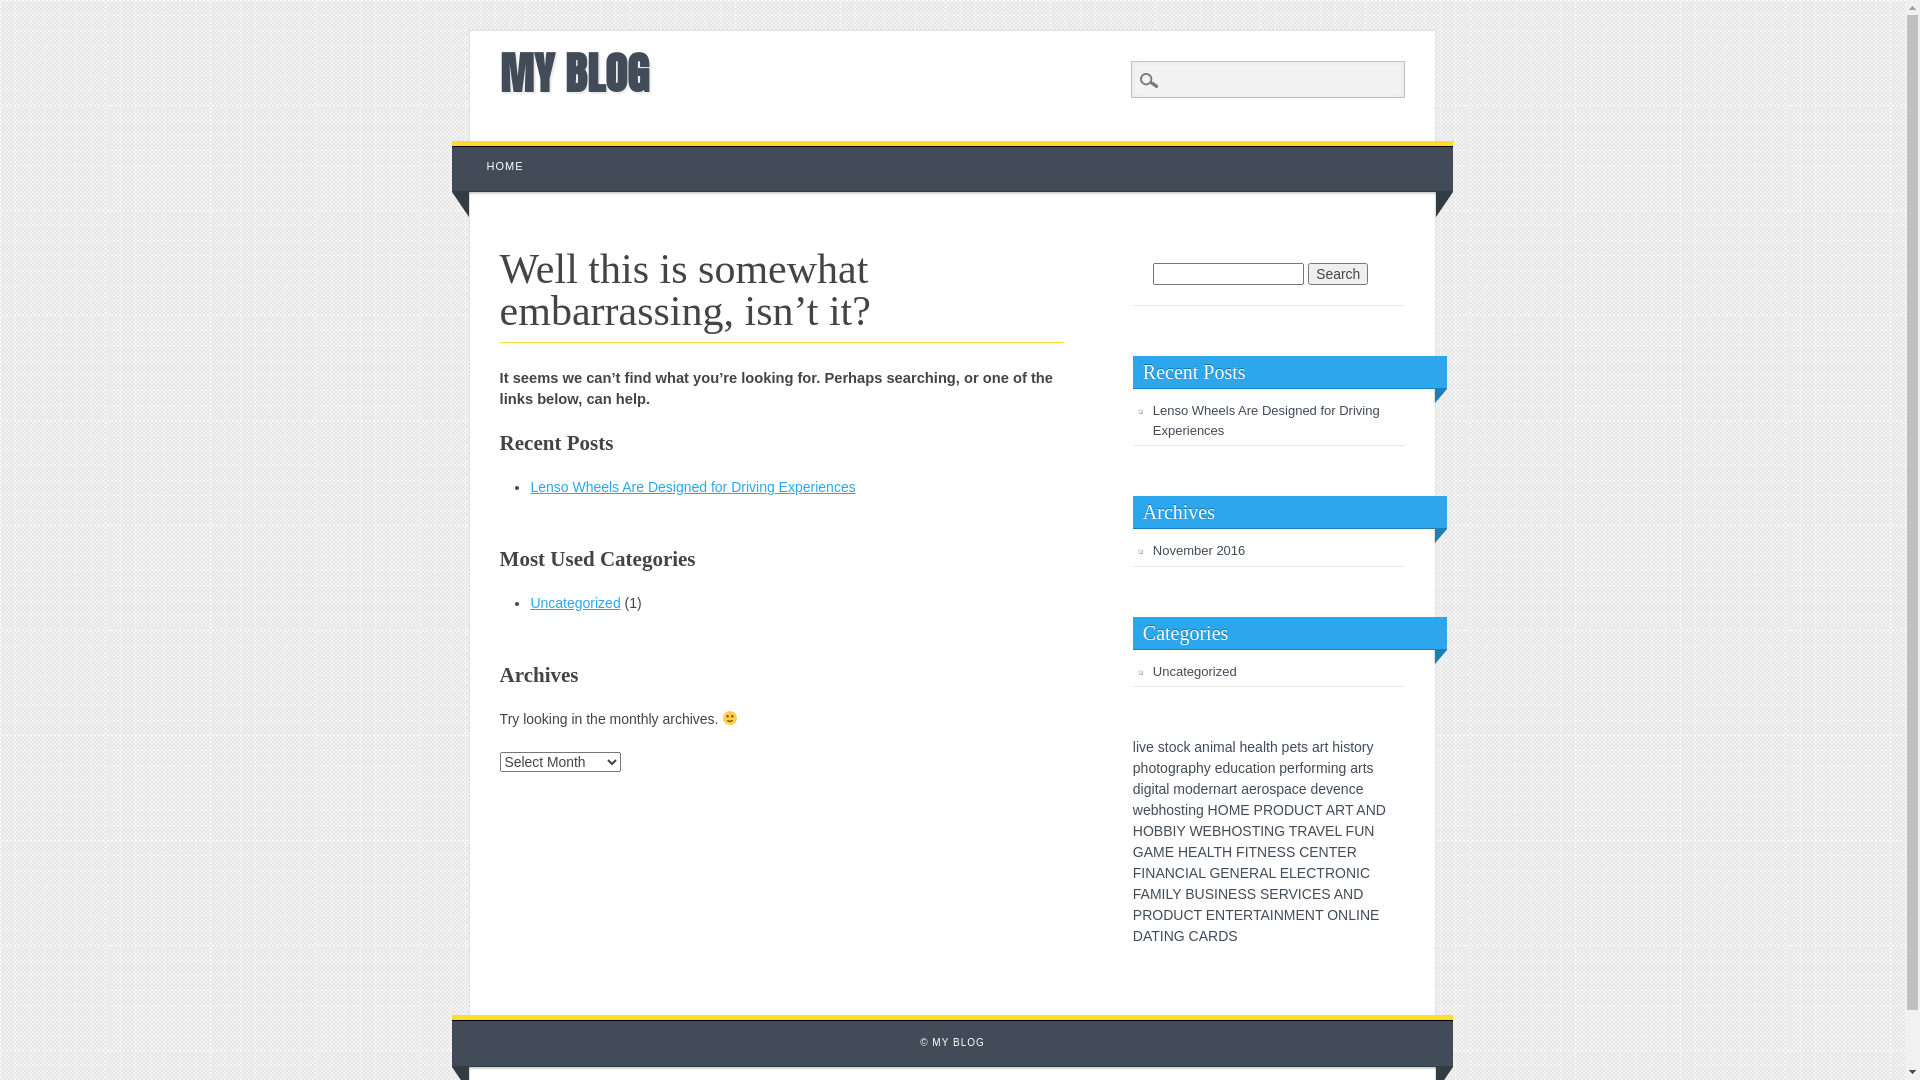  Describe the element at coordinates (1238, 871) in the screenshot. I see `'E'` at that location.